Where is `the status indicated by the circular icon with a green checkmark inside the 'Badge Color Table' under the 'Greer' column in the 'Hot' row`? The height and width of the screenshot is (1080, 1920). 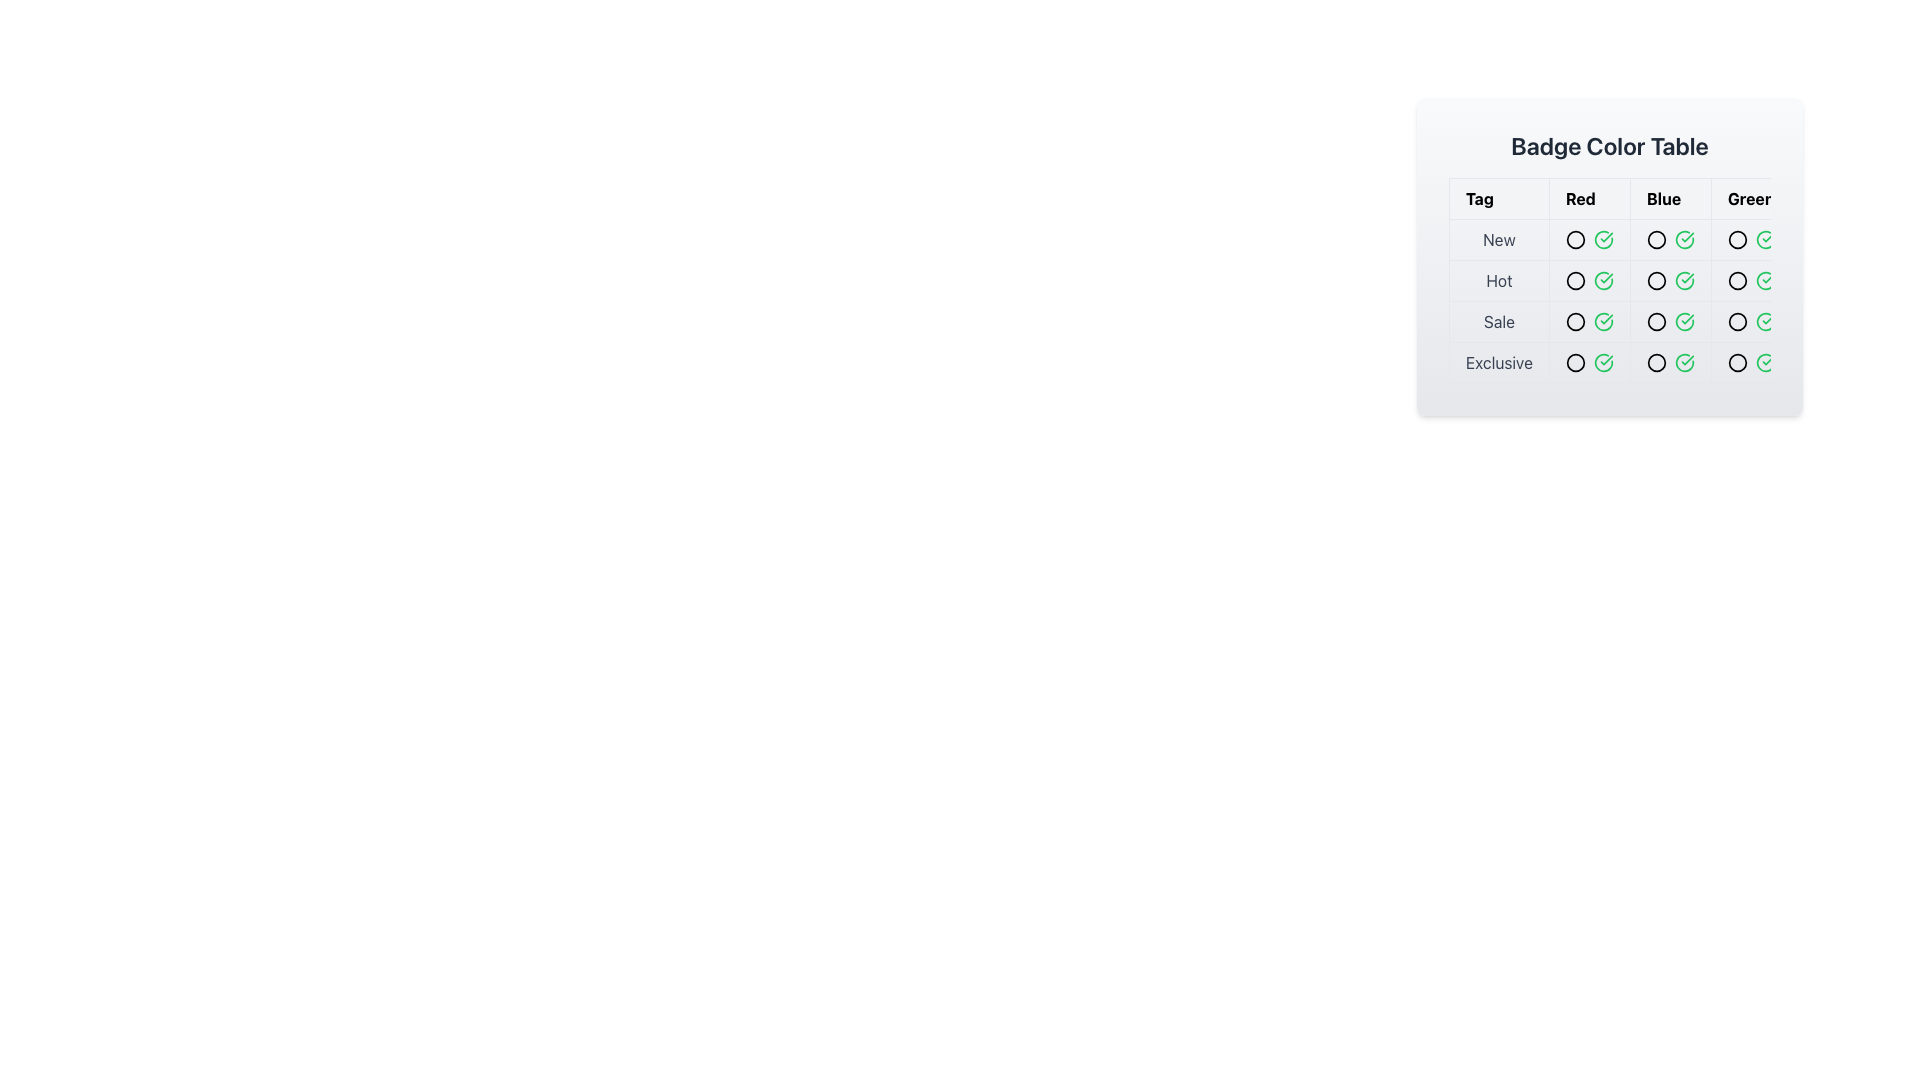
the status indicated by the circular icon with a green checkmark inside the 'Badge Color Table' under the 'Greer' column in the 'Hot' row is located at coordinates (1765, 281).